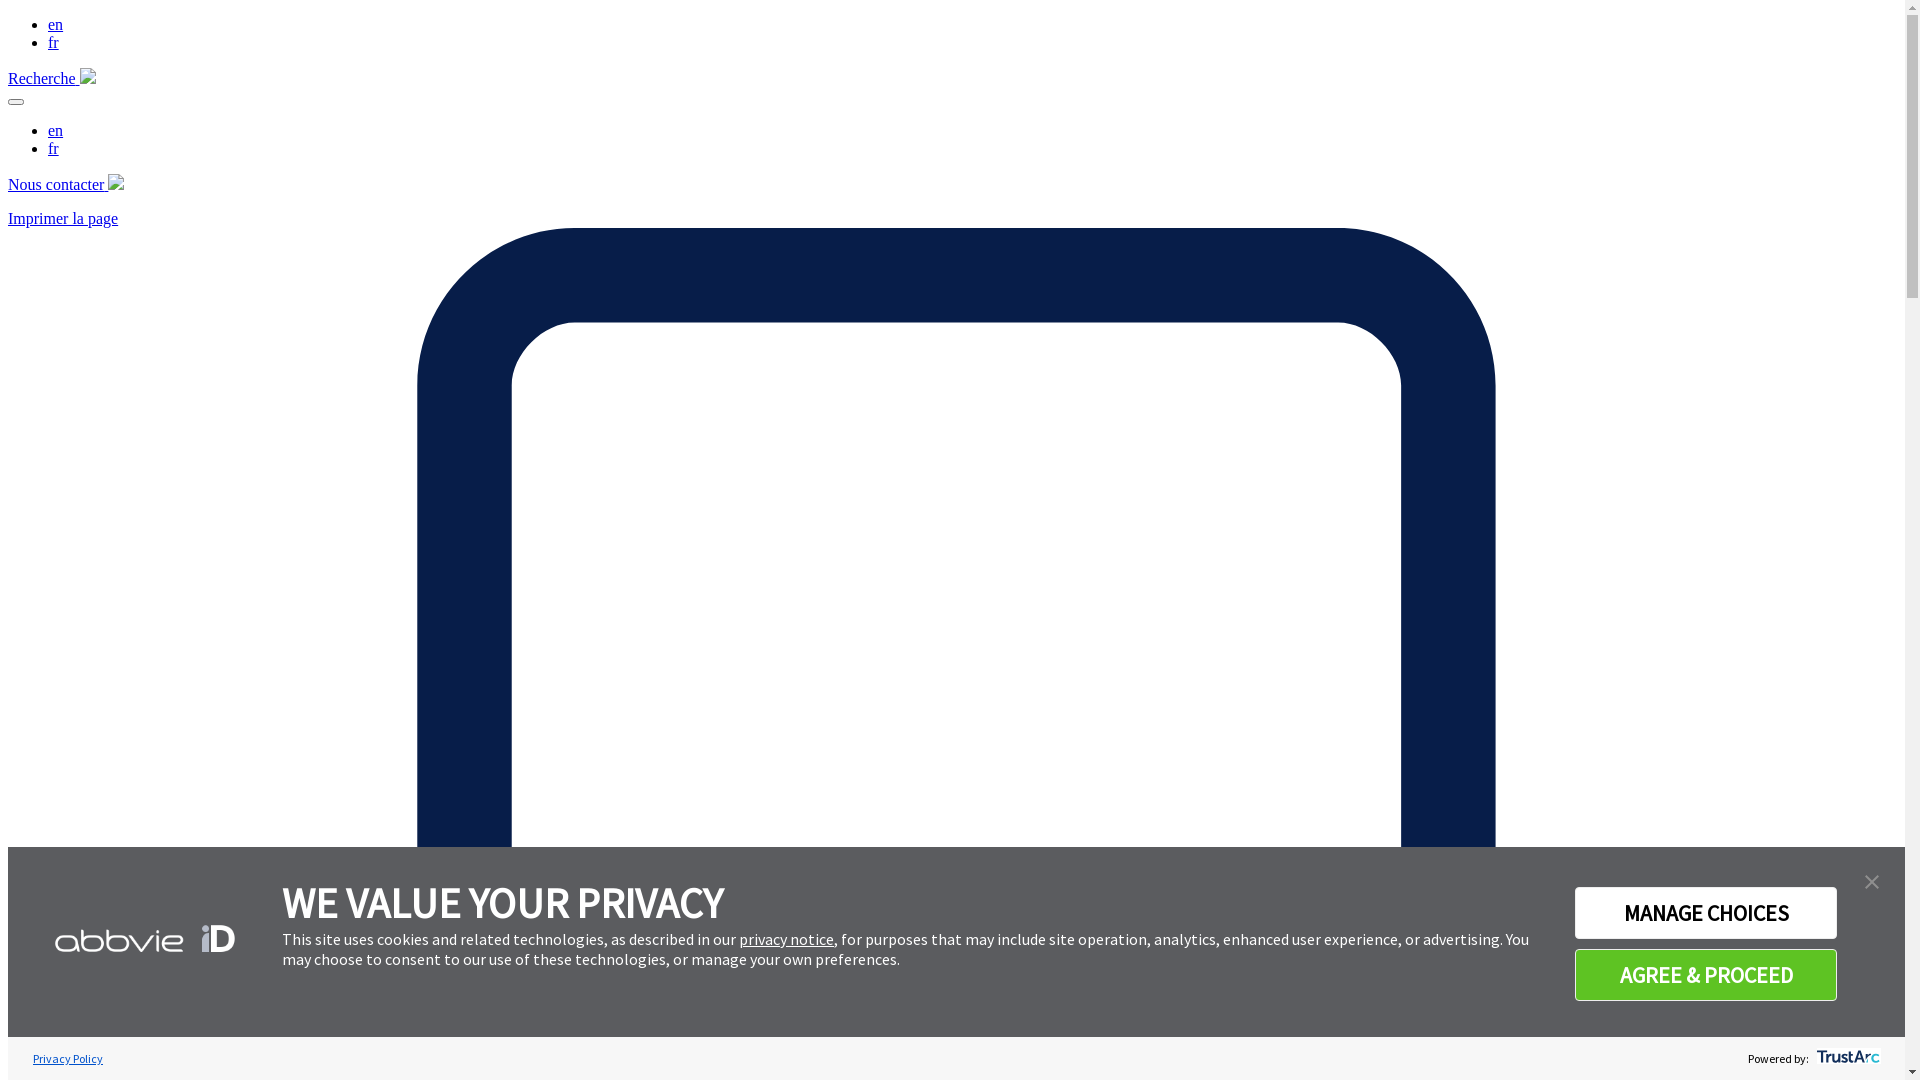  I want to click on 'Aller au contenu principal', so click(8, 16).